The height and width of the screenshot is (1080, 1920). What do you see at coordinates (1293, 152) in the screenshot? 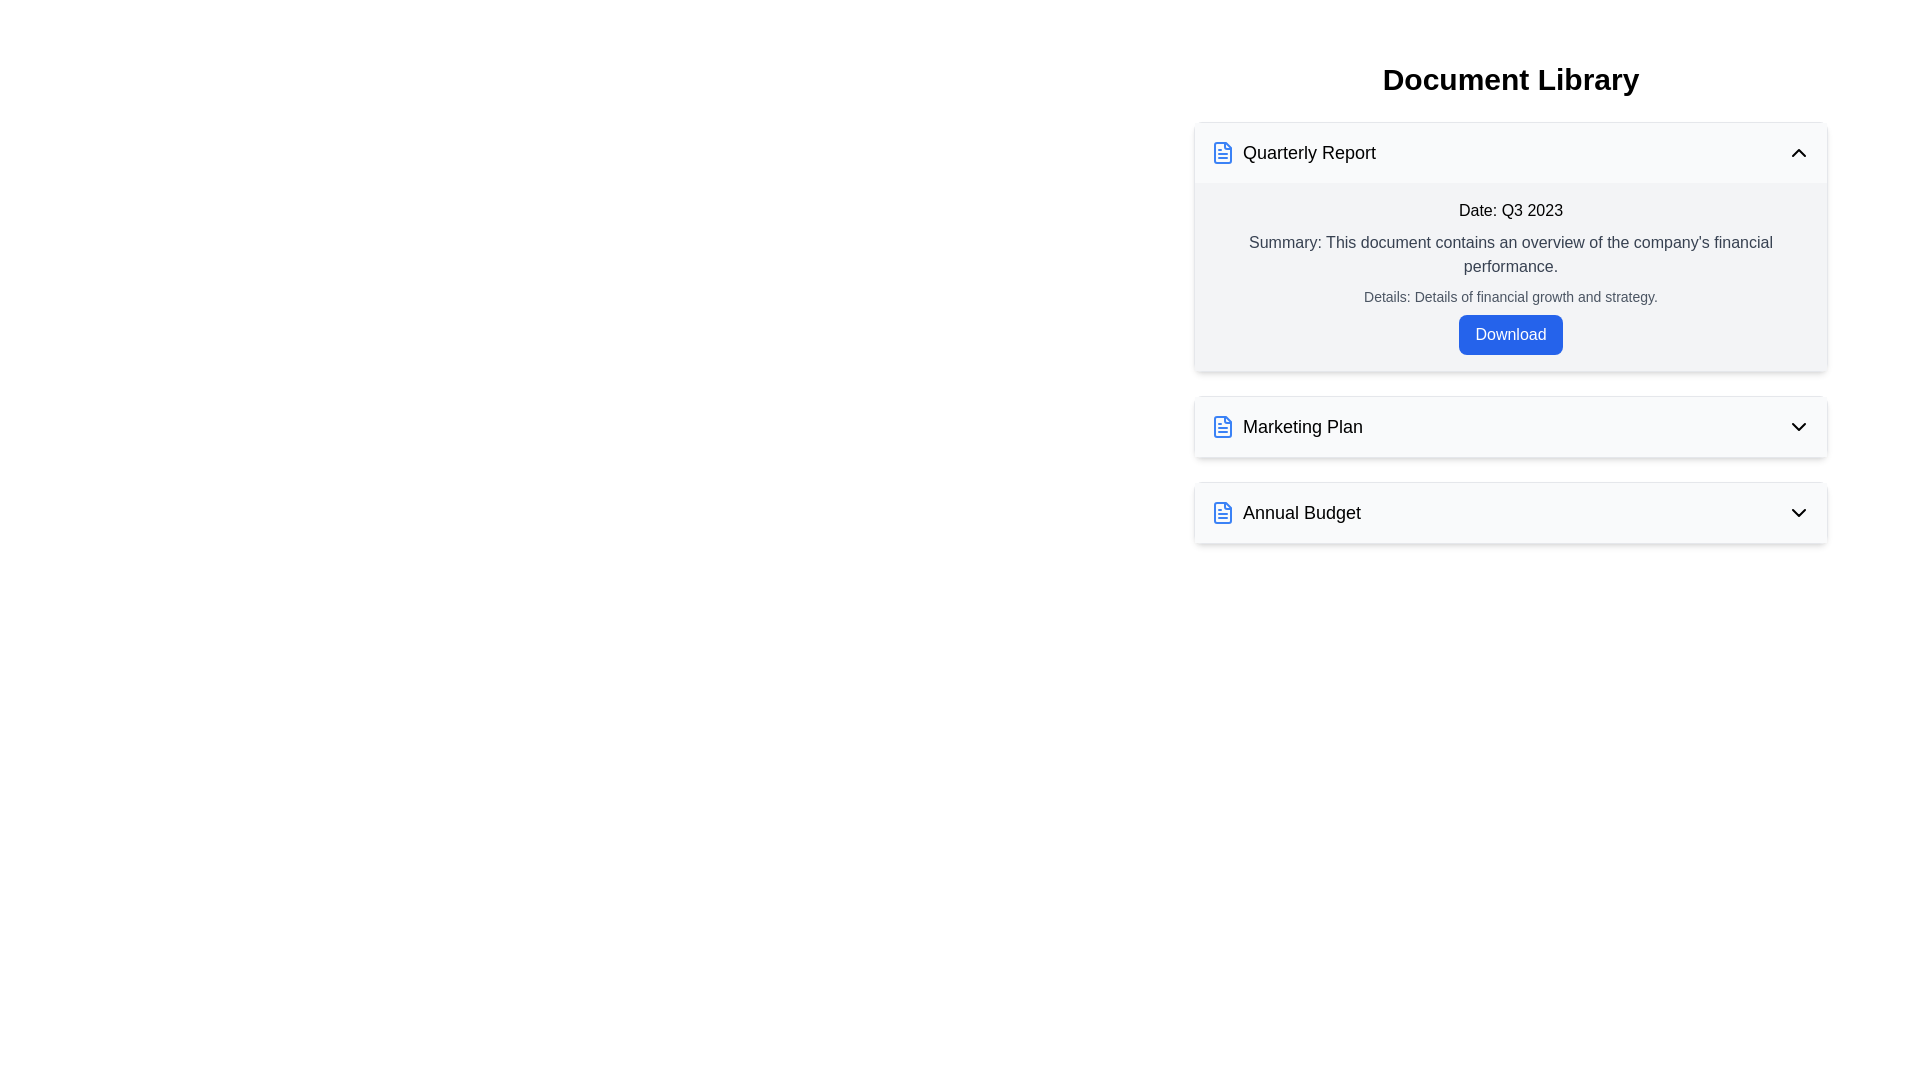
I see `the 'Quarterly Report' header element, which features a bold text and a document icon` at bounding box center [1293, 152].